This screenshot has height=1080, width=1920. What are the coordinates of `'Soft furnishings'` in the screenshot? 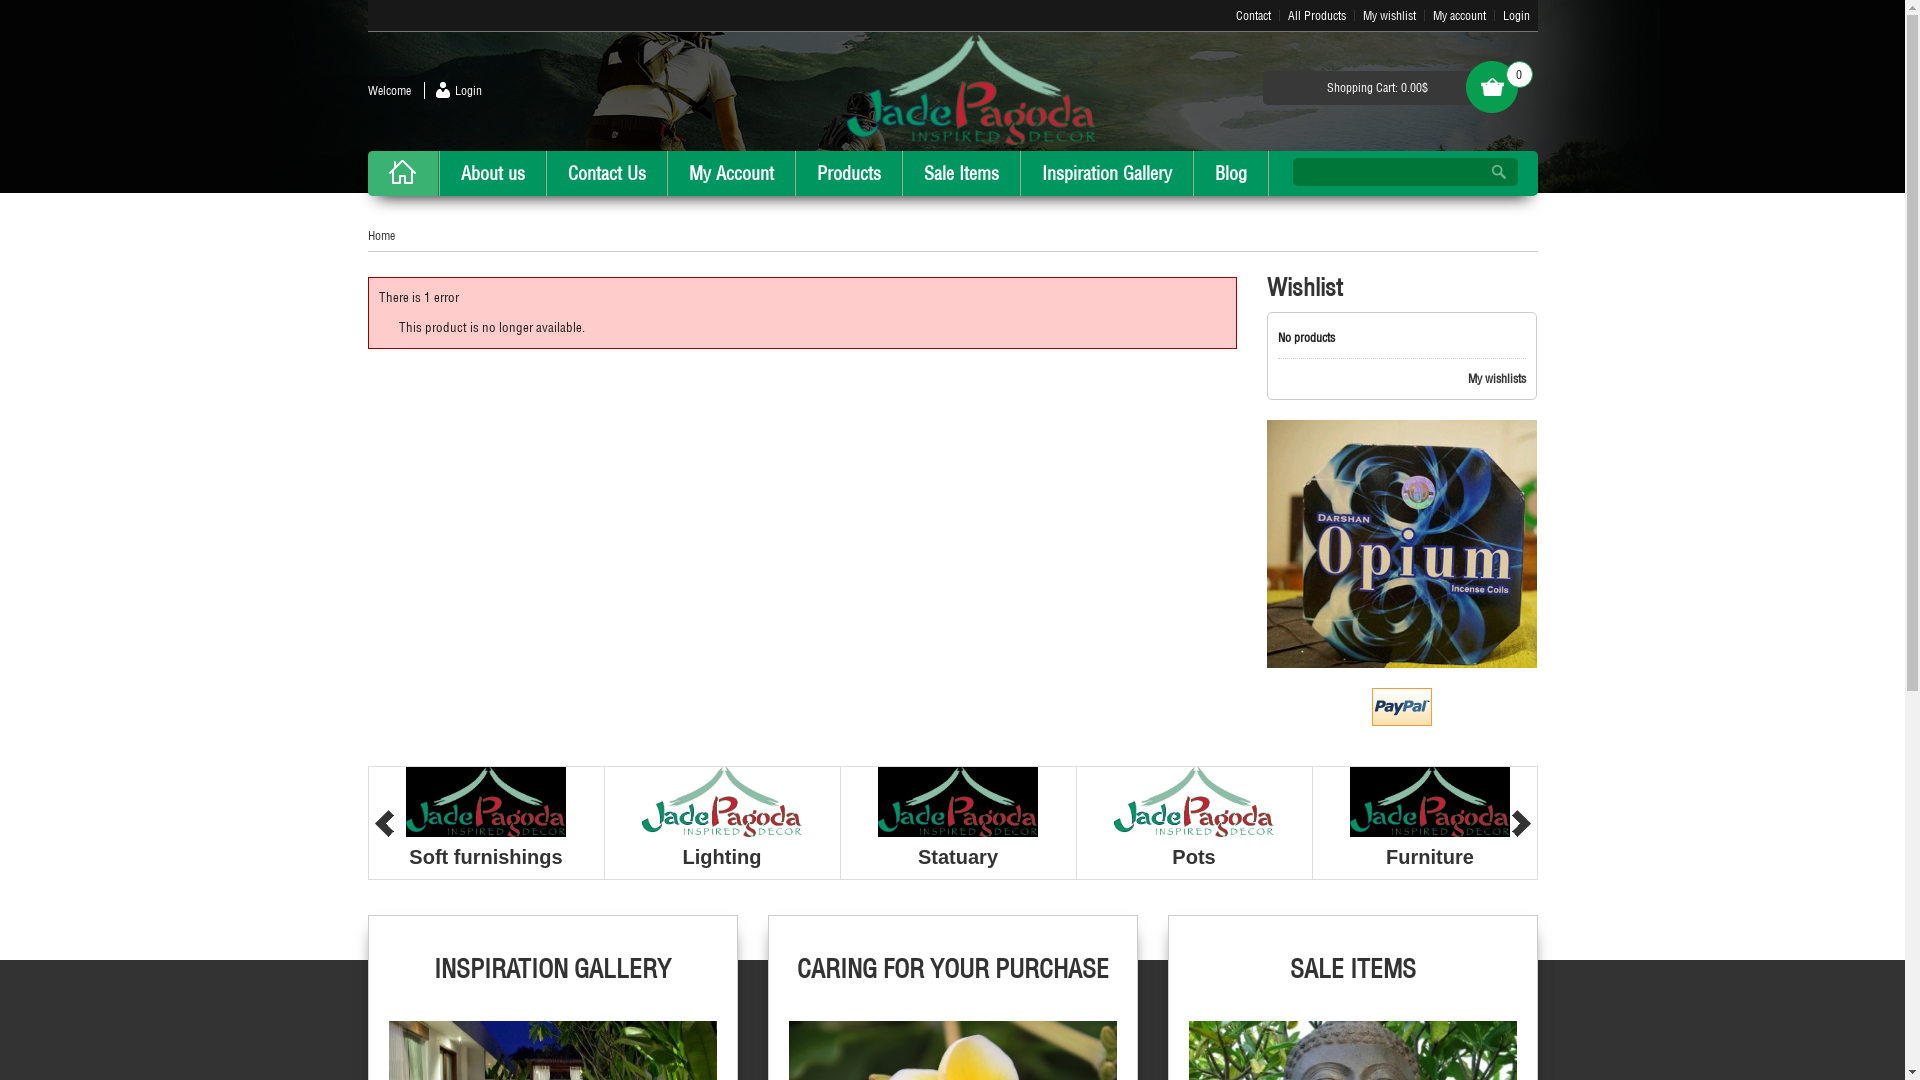 It's located at (485, 855).